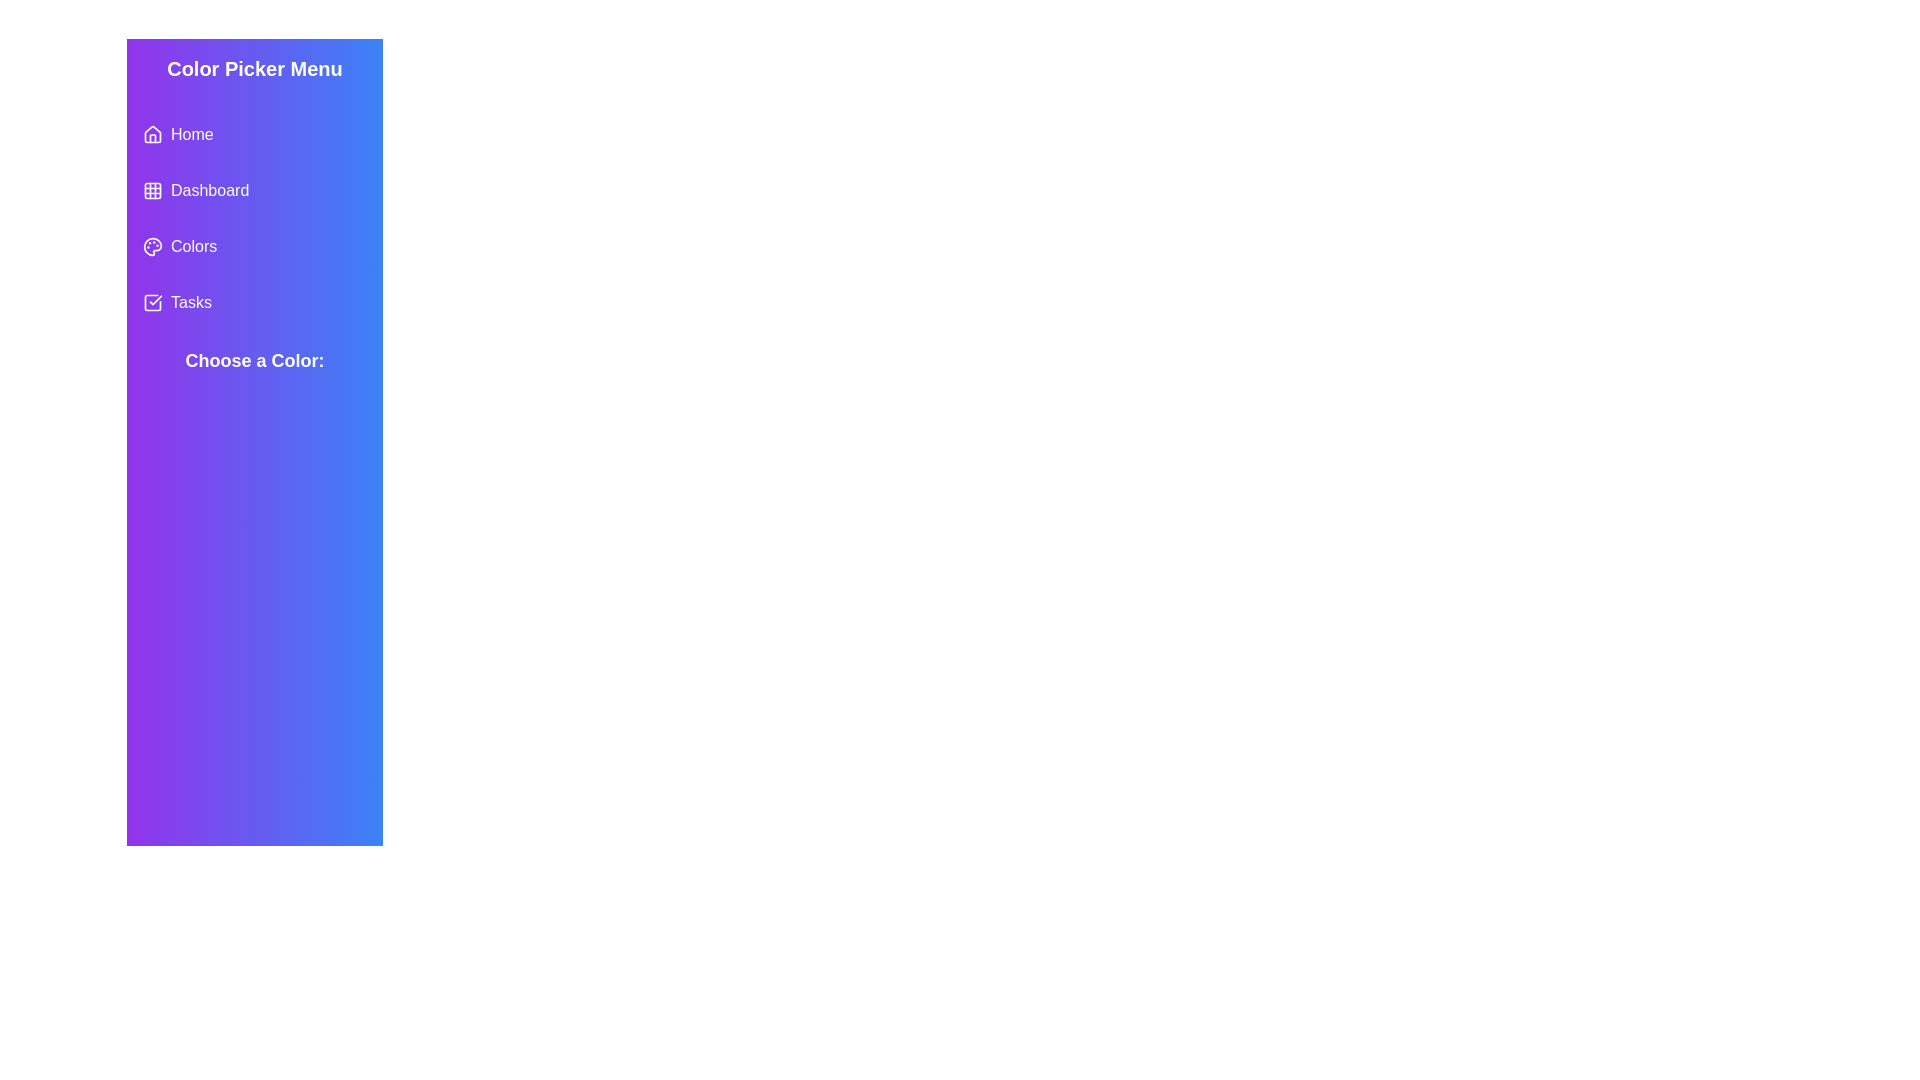 This screenshot has height=1080, width=1920. Describe the element at coordinates (152, 191) in the screenshot. I see `the 3x3 grid icon located next to the 'Dashboard' text in the sidebar navigation` at that location.